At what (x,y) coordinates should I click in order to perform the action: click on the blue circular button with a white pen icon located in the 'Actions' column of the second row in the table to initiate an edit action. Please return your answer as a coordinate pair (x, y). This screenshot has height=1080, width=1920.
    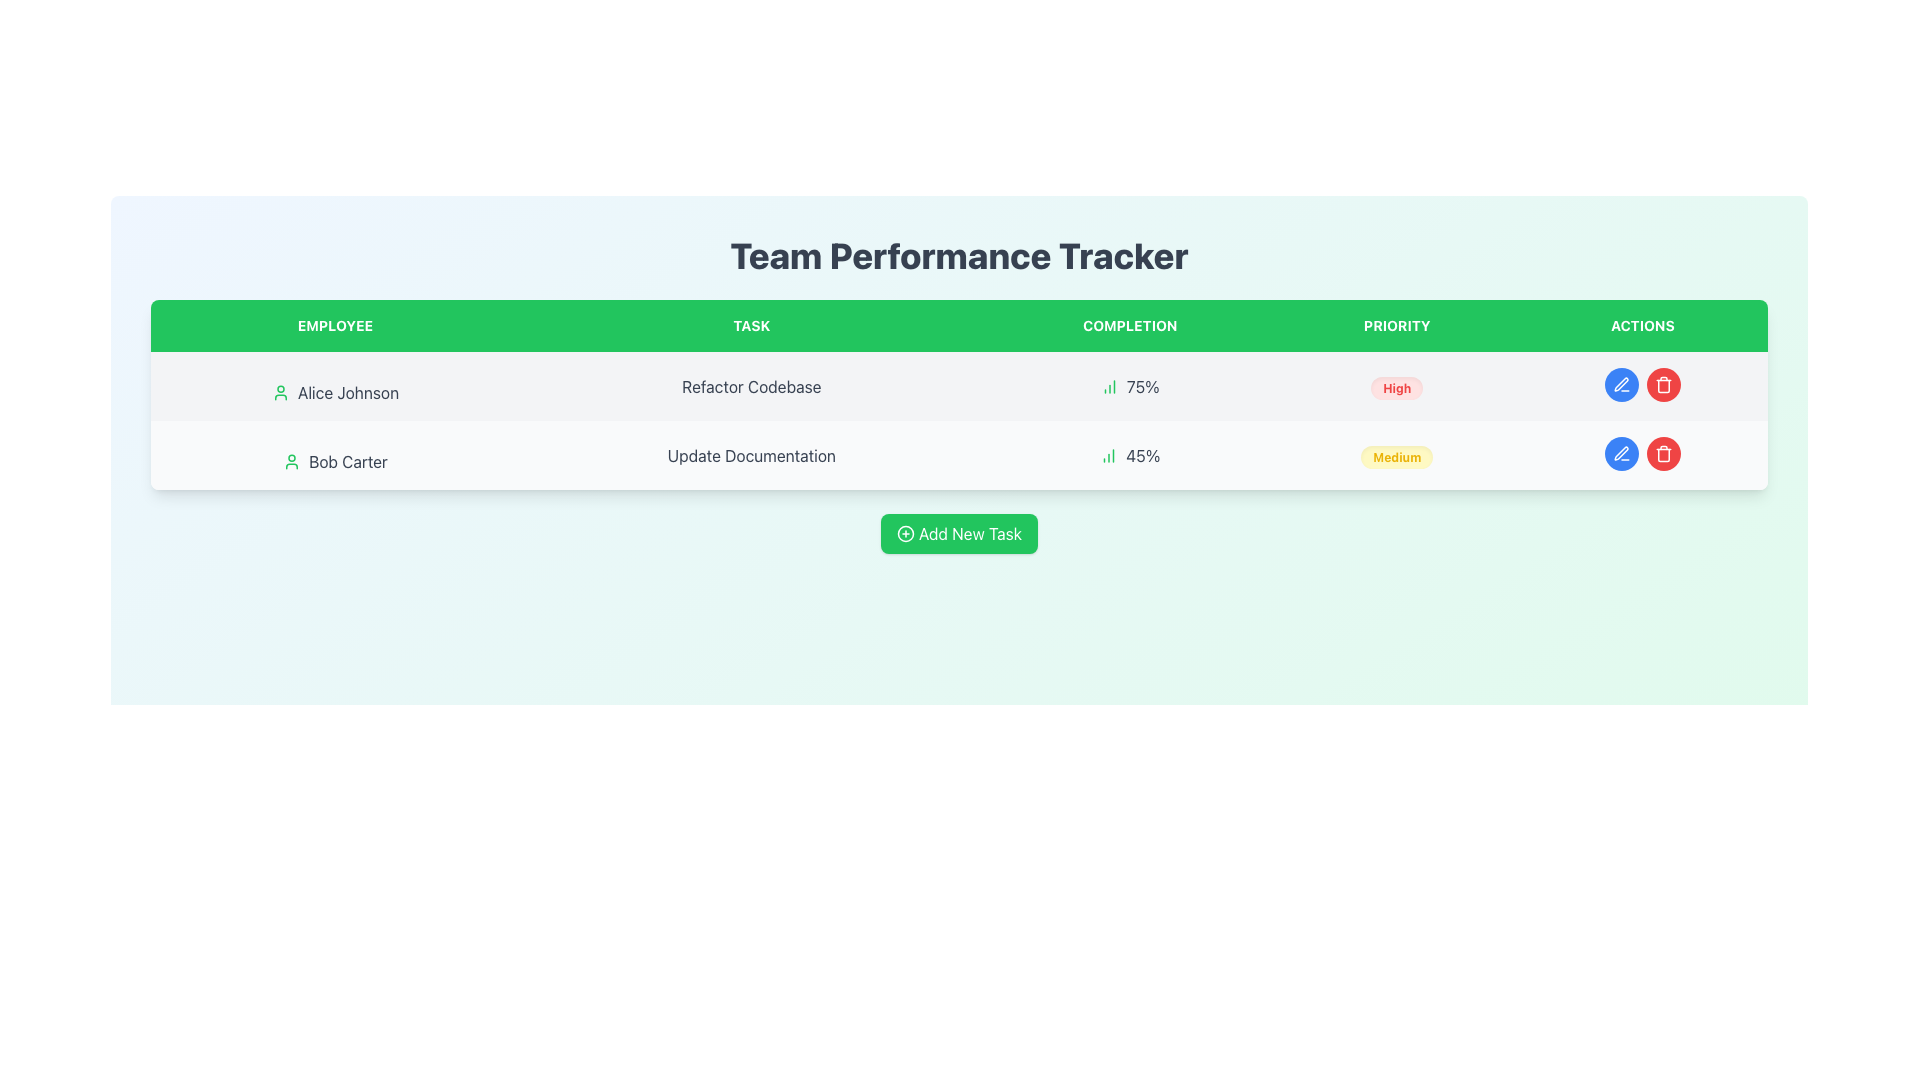
    Looking at the image, I should click on (1621, 454).